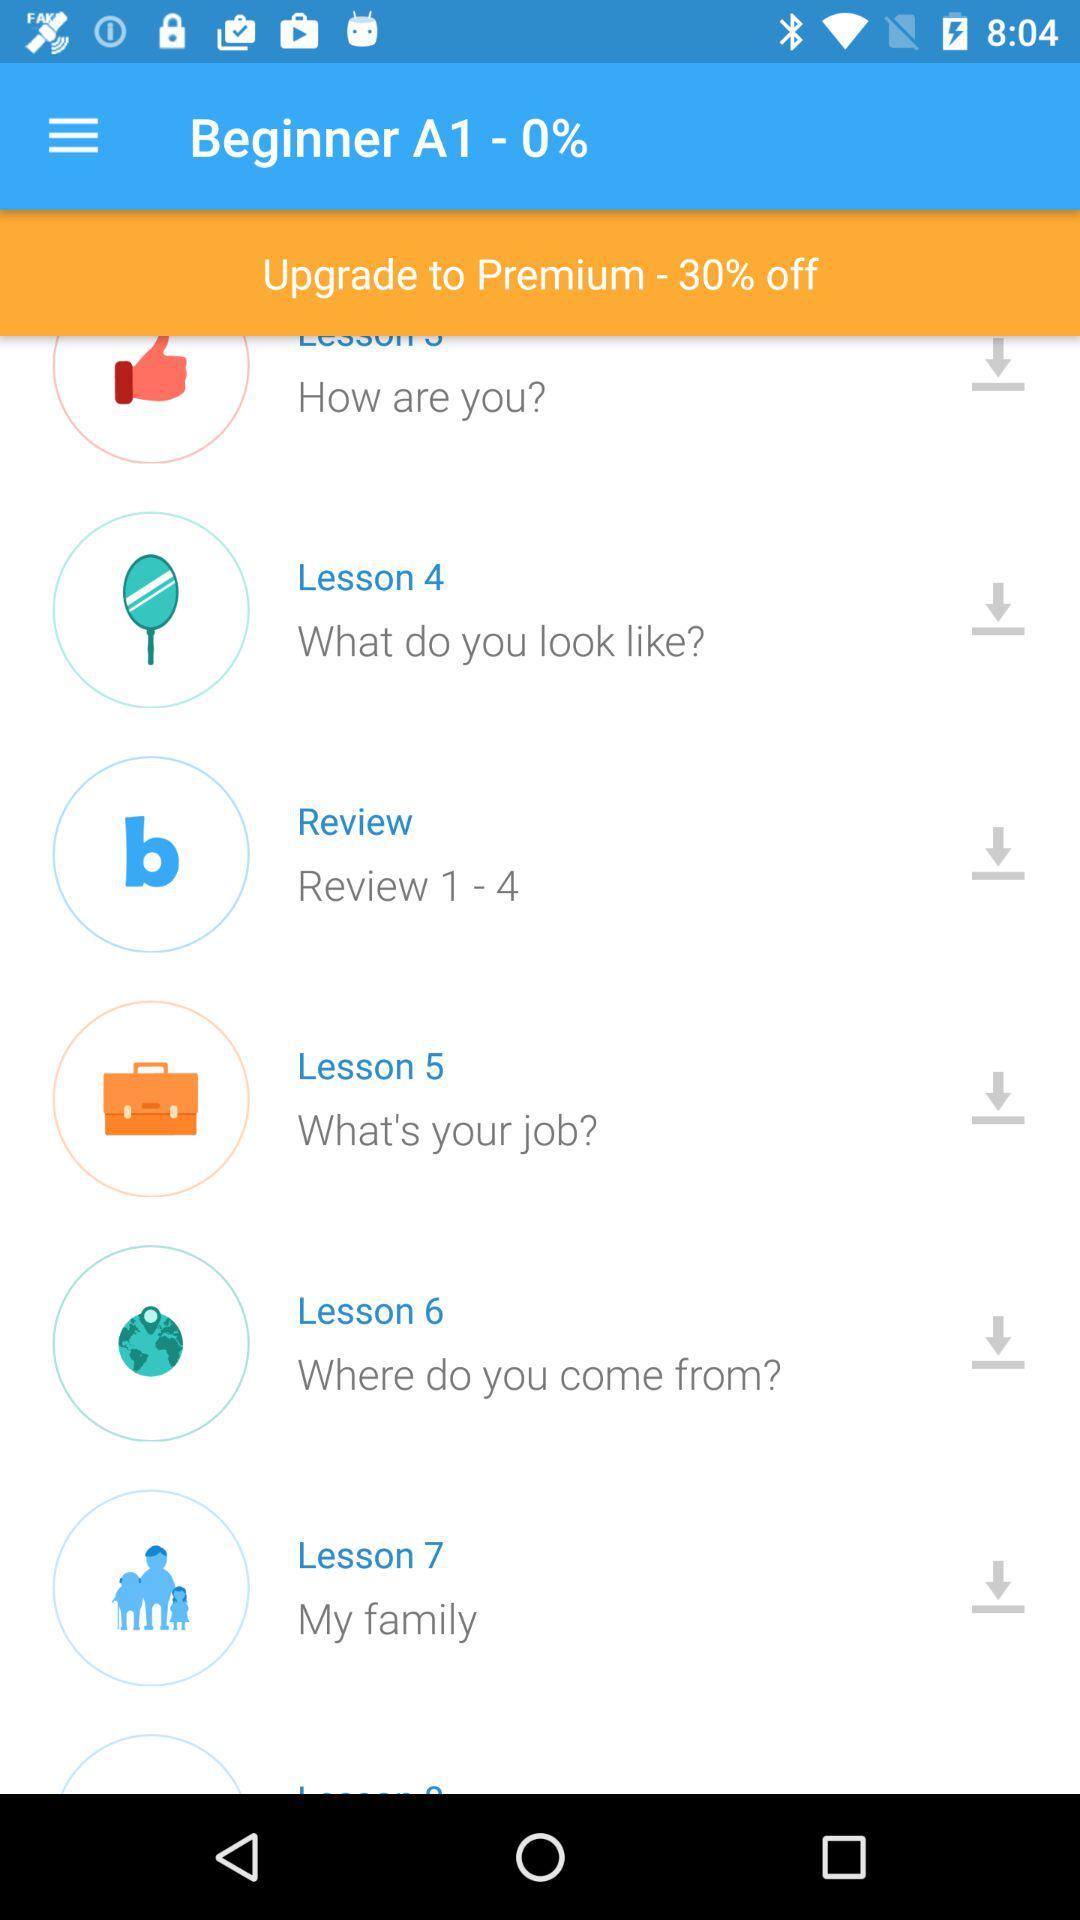  What do you see at coordinates (72, 135) in the screenshot?
I see `the app next to the beginner a1 - 0% app` at bounding box center [72, 135].